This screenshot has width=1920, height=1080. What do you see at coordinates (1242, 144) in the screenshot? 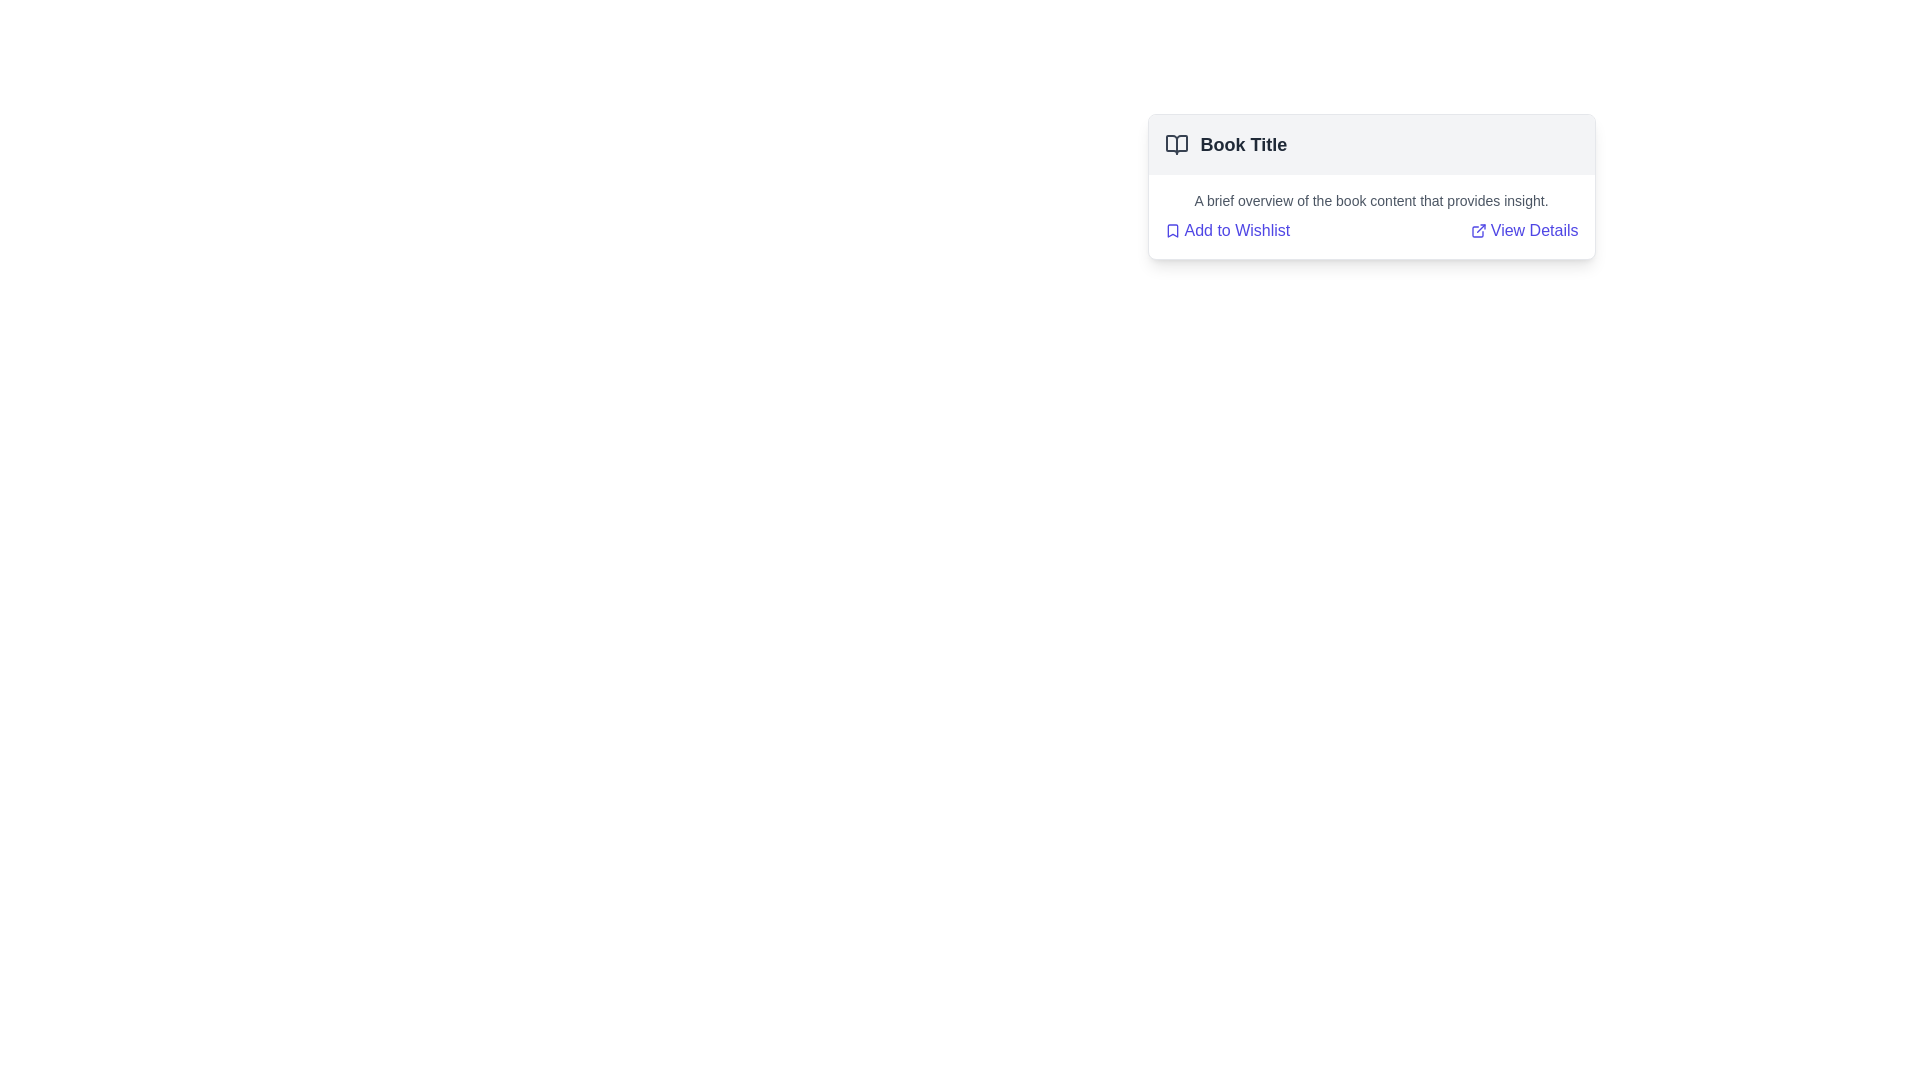
I see `the text label displaying 'Book Title' in bold, located on the right side of a book icon` at bounding box center [1242, 144].